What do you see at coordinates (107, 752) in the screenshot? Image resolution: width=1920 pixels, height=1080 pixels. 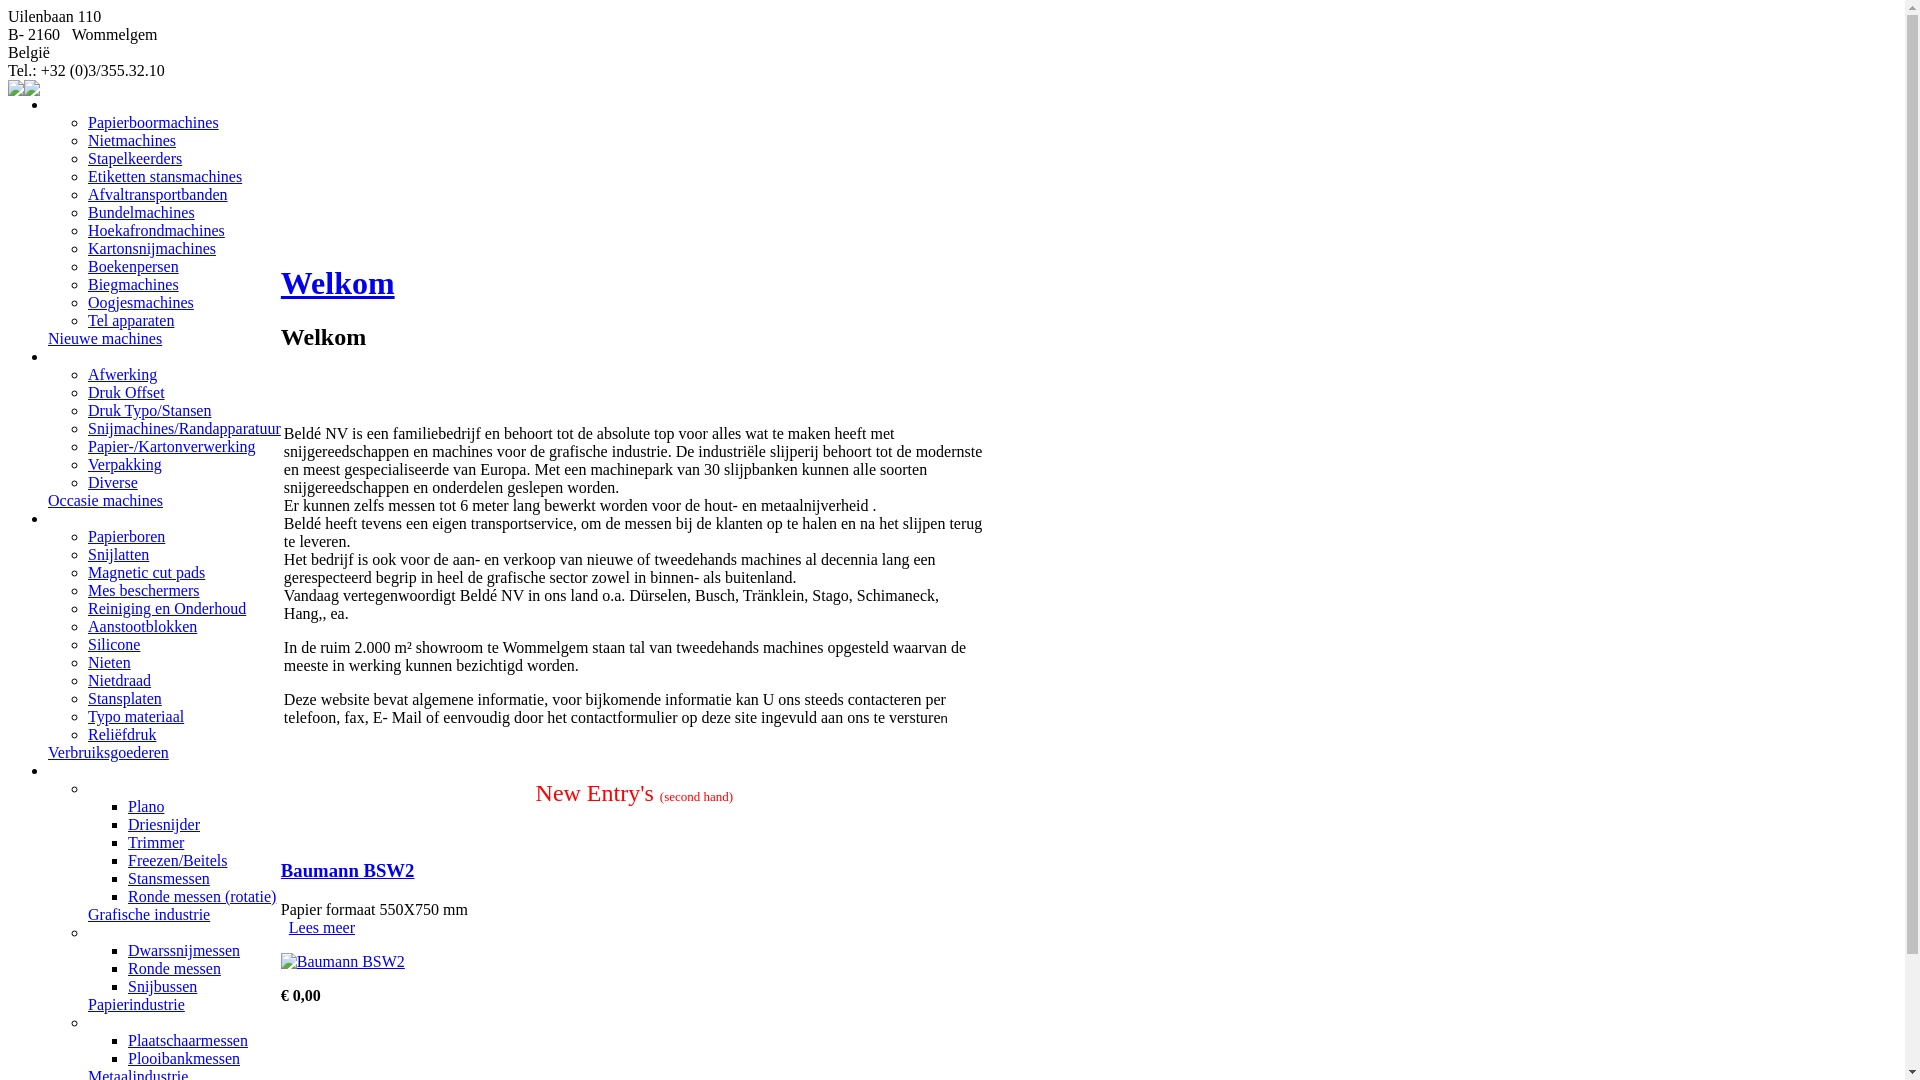 I see `'Verbruiksgoederen'` at bounding box center [107, 752].